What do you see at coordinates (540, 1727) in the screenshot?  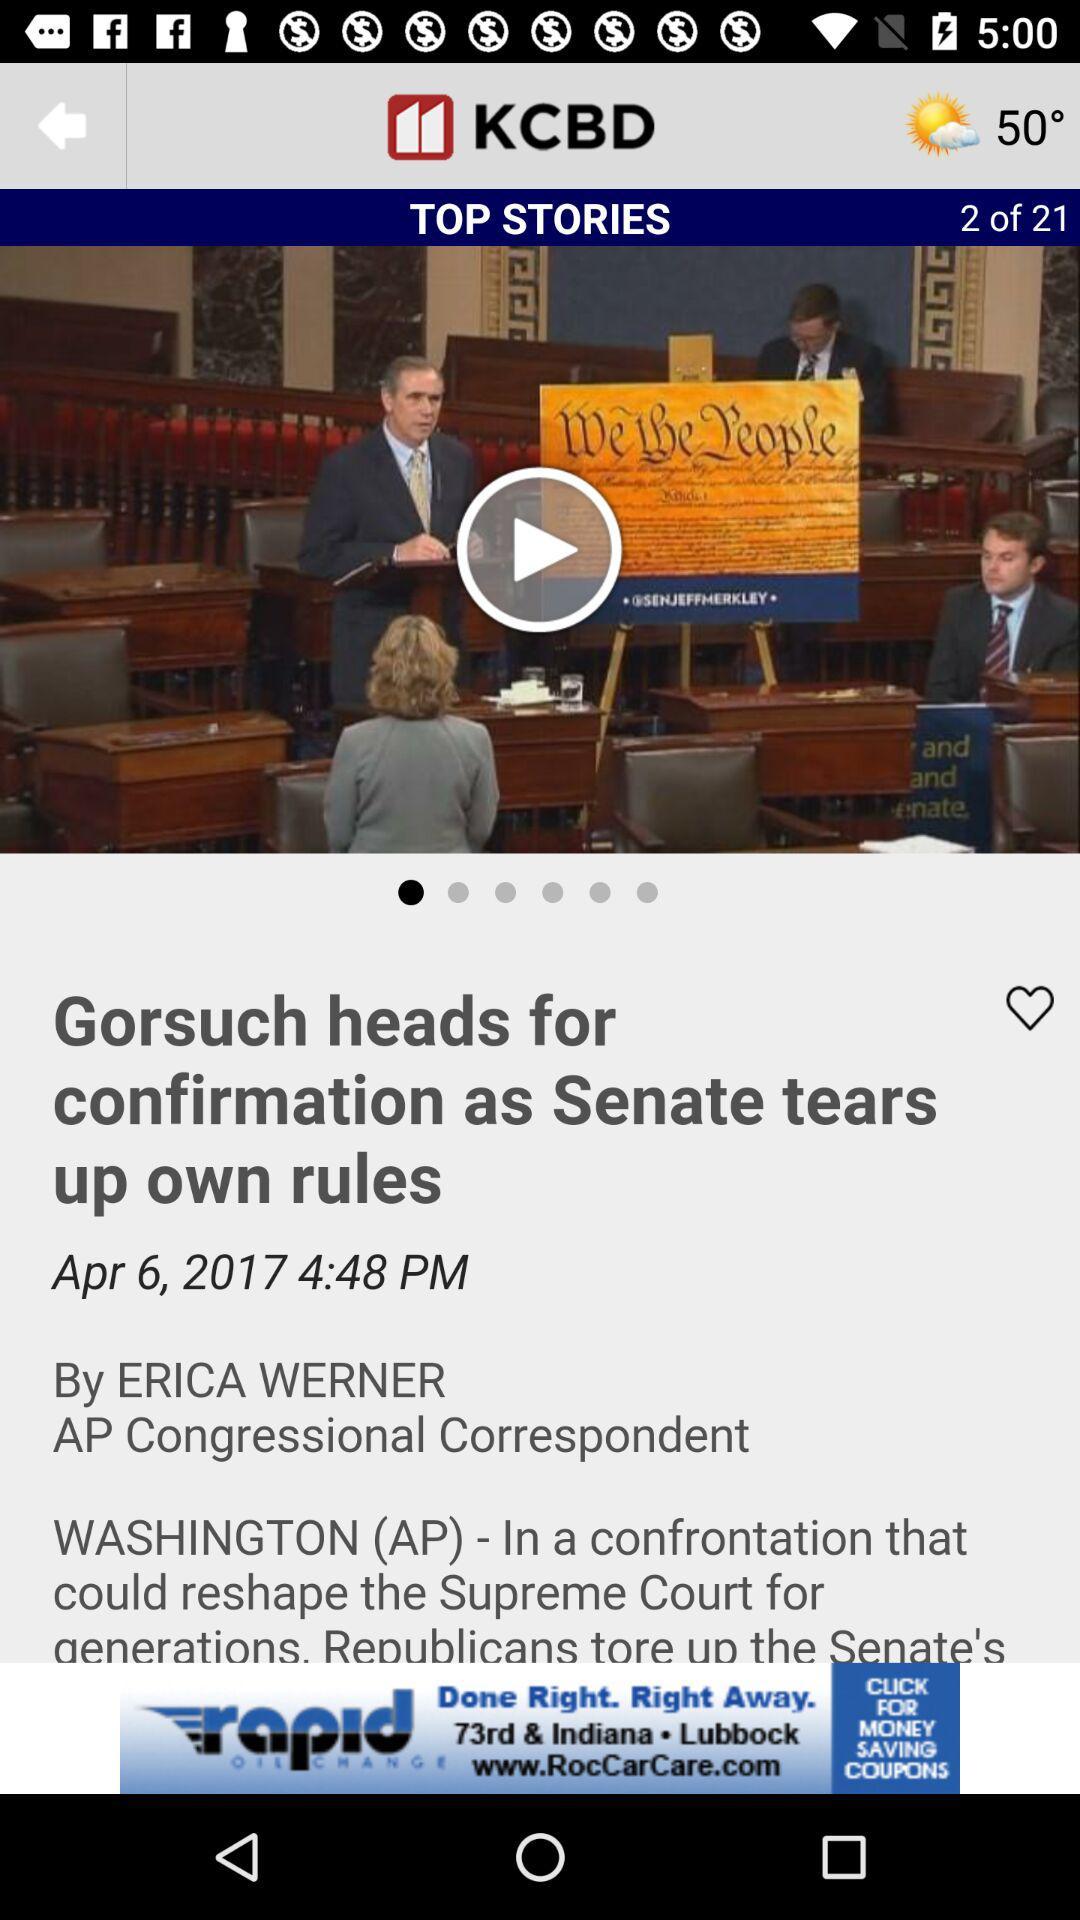 I see `link to an advertisement` at bounding box center [540, 1727].